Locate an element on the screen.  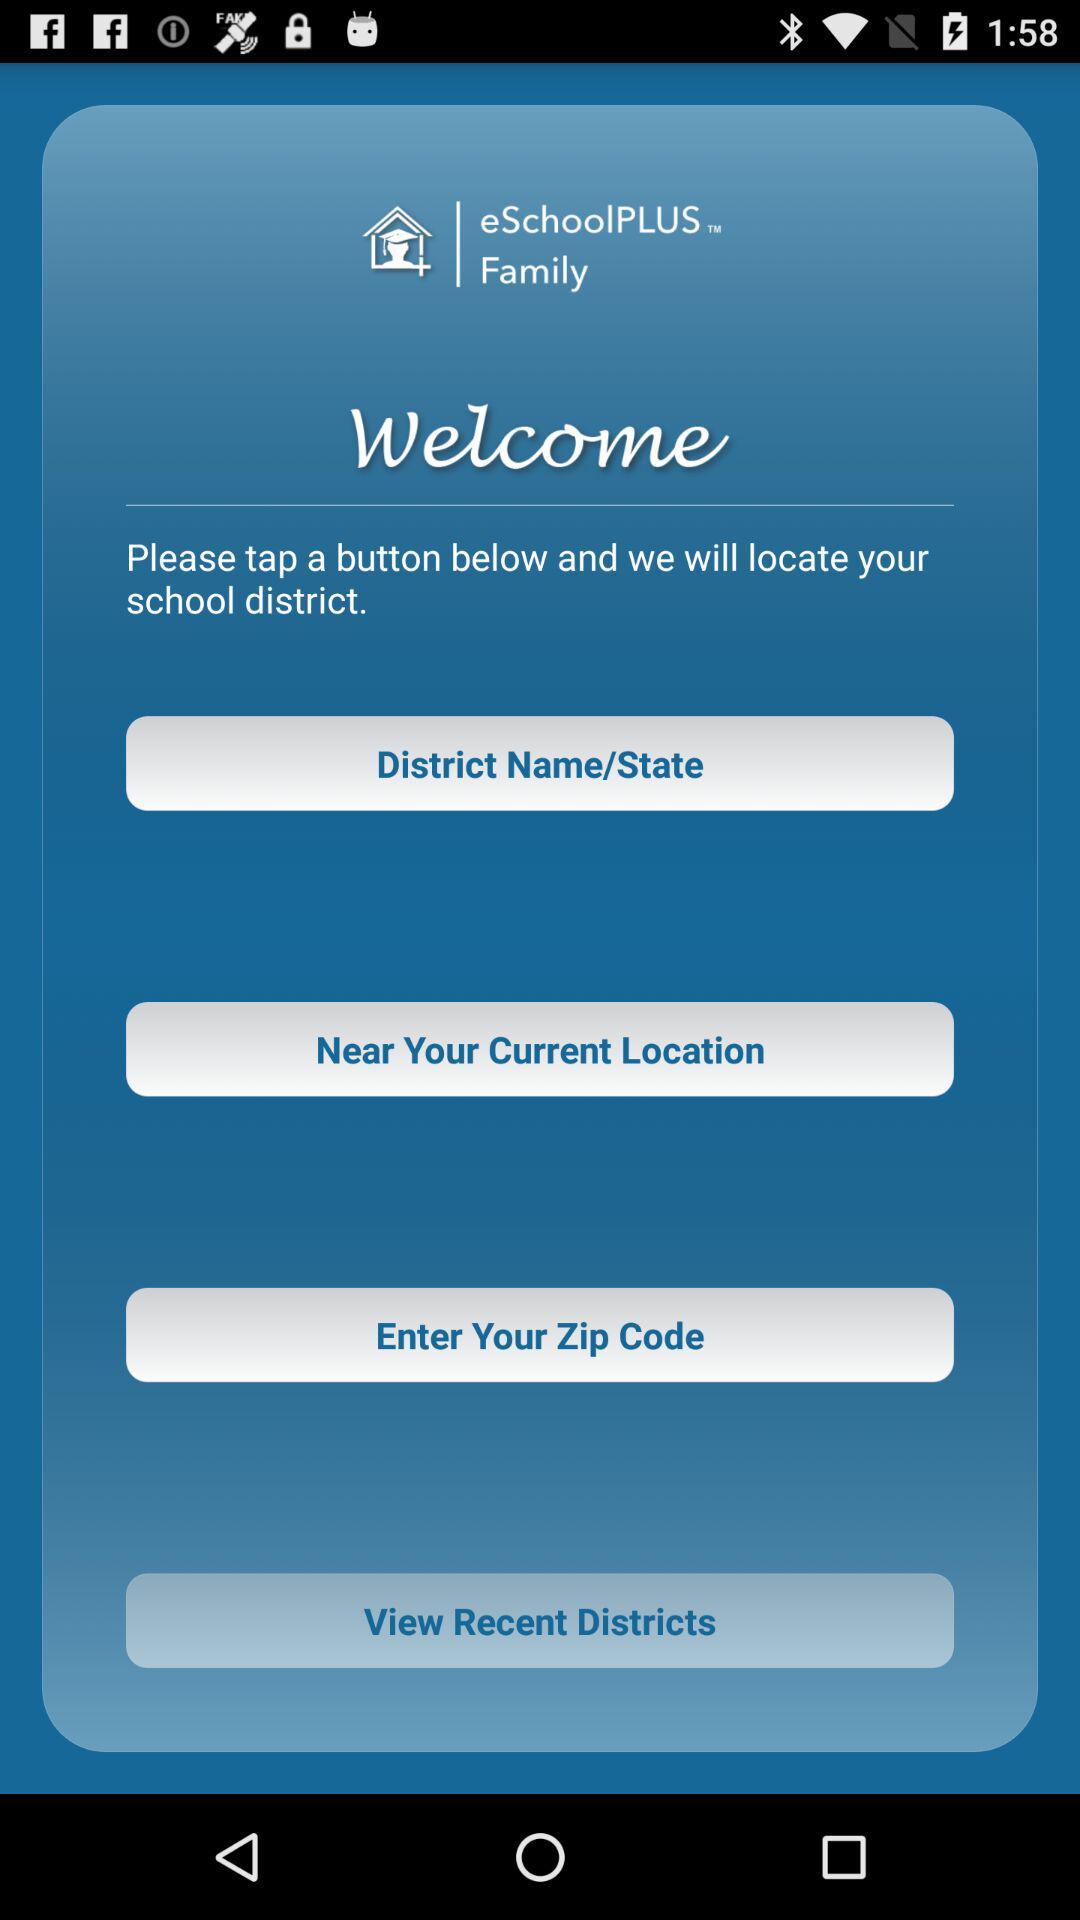
enter your zip is located at coordinates (540, 1334).